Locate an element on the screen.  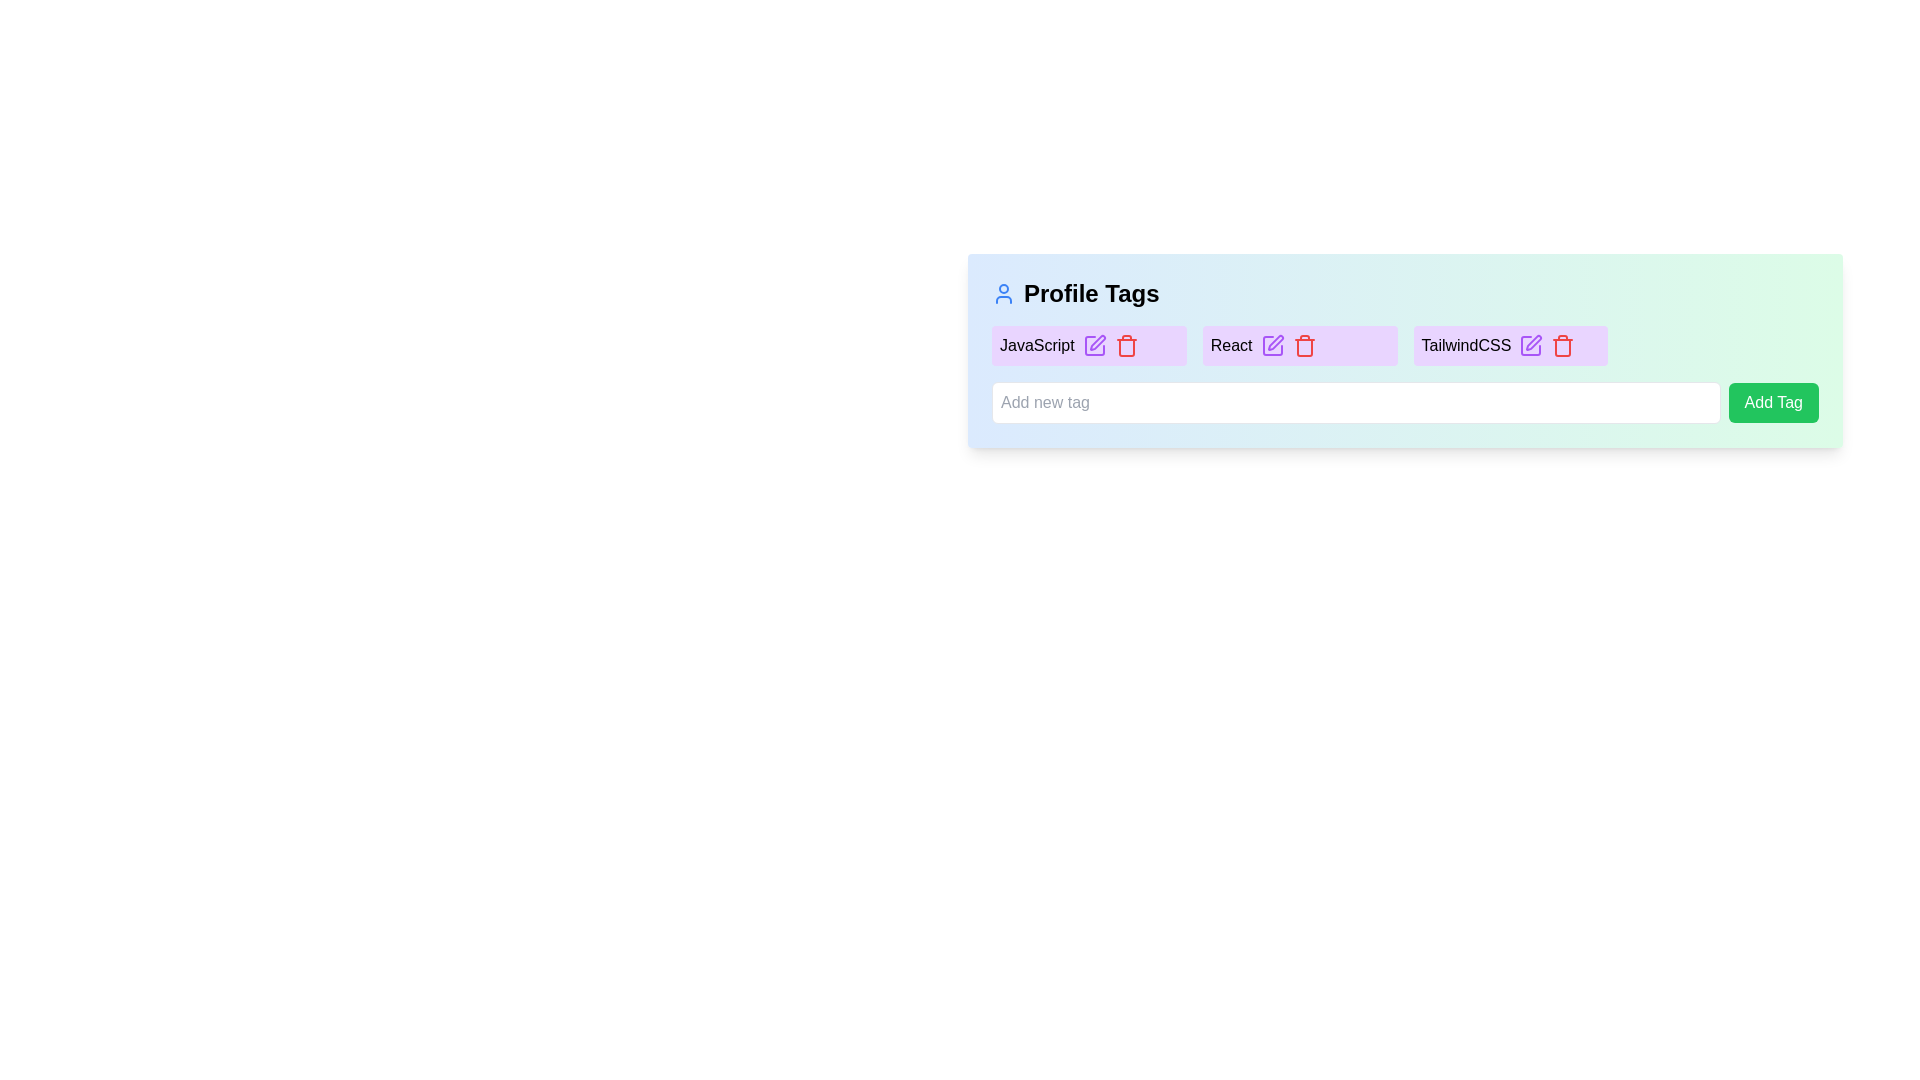
the purple pen SVG icon next to the 'TailwindCSS' label is located at coordinates (1530, 345).